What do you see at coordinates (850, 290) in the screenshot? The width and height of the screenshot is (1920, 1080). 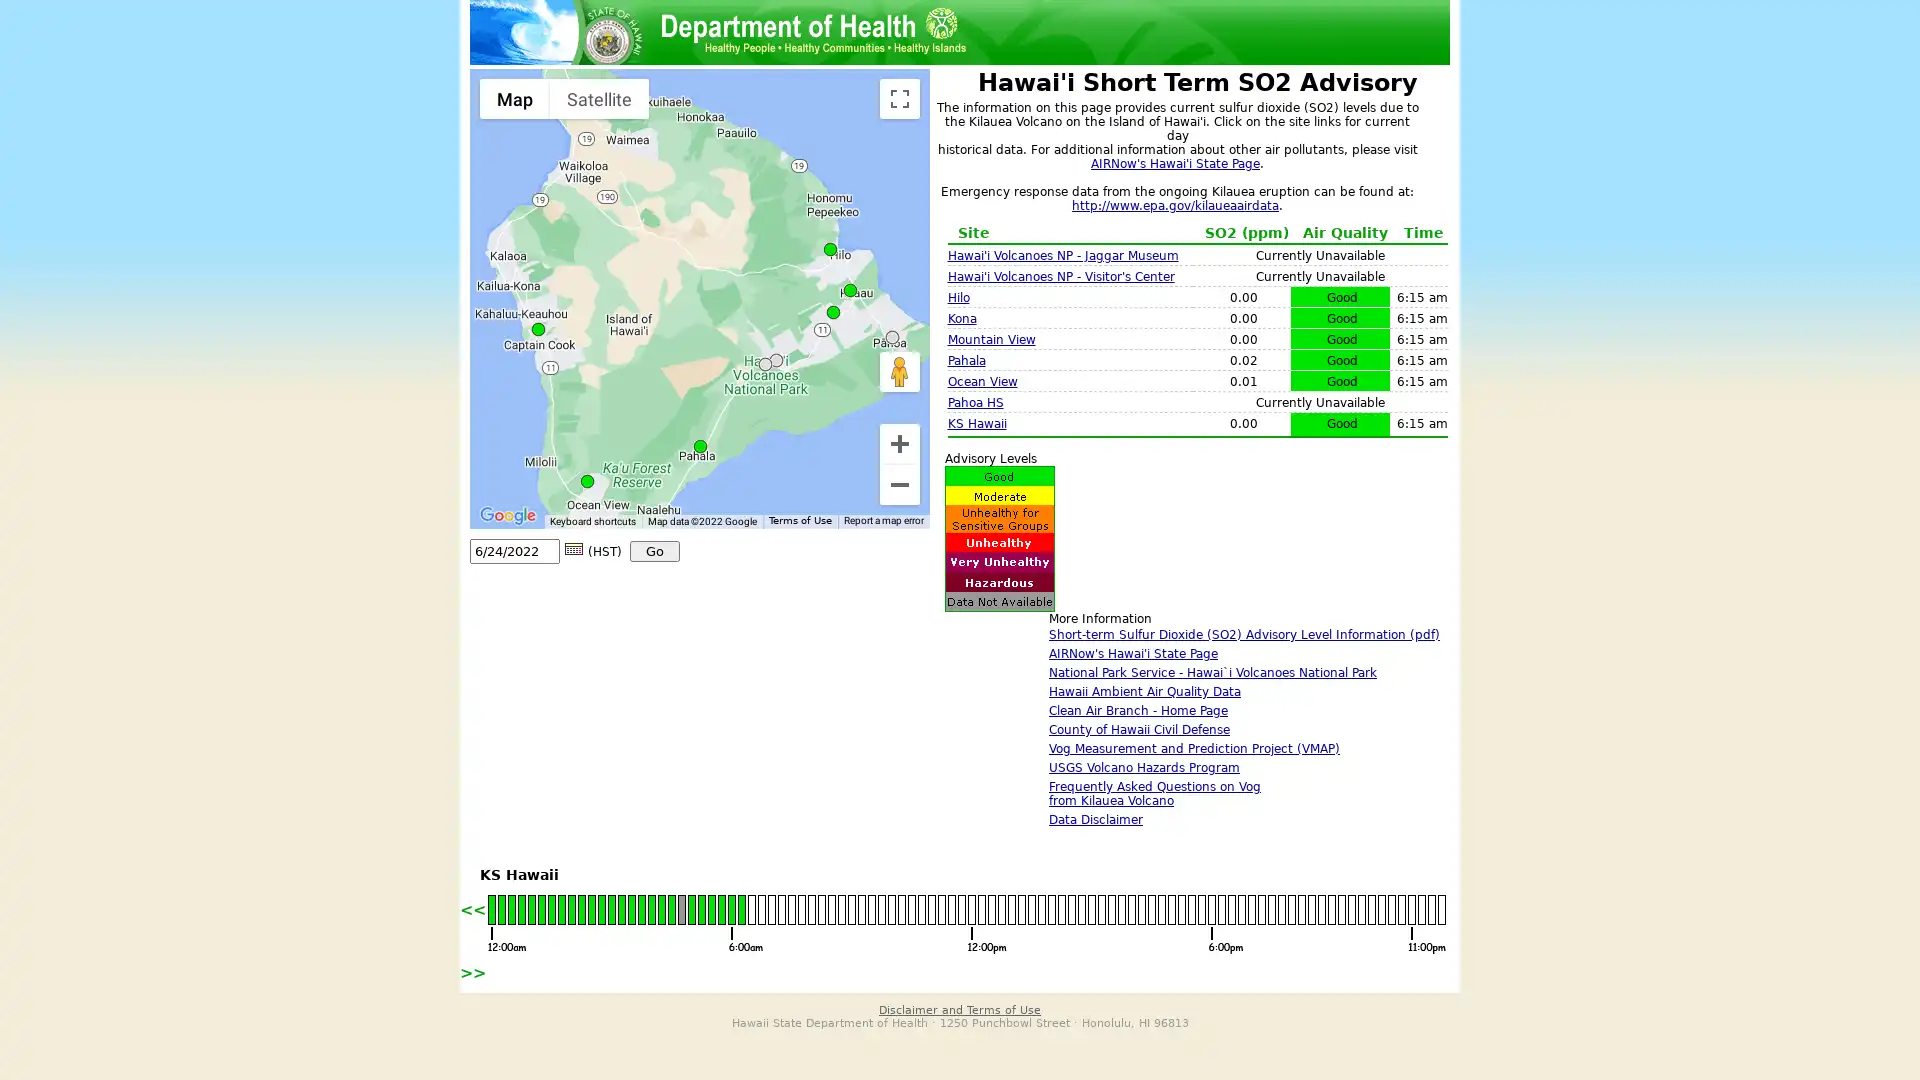 I see `KS Hawaii: SO2 0.00 ppm (Good) on 06/24 at 06:15 am` at bounding box center [850, 290].